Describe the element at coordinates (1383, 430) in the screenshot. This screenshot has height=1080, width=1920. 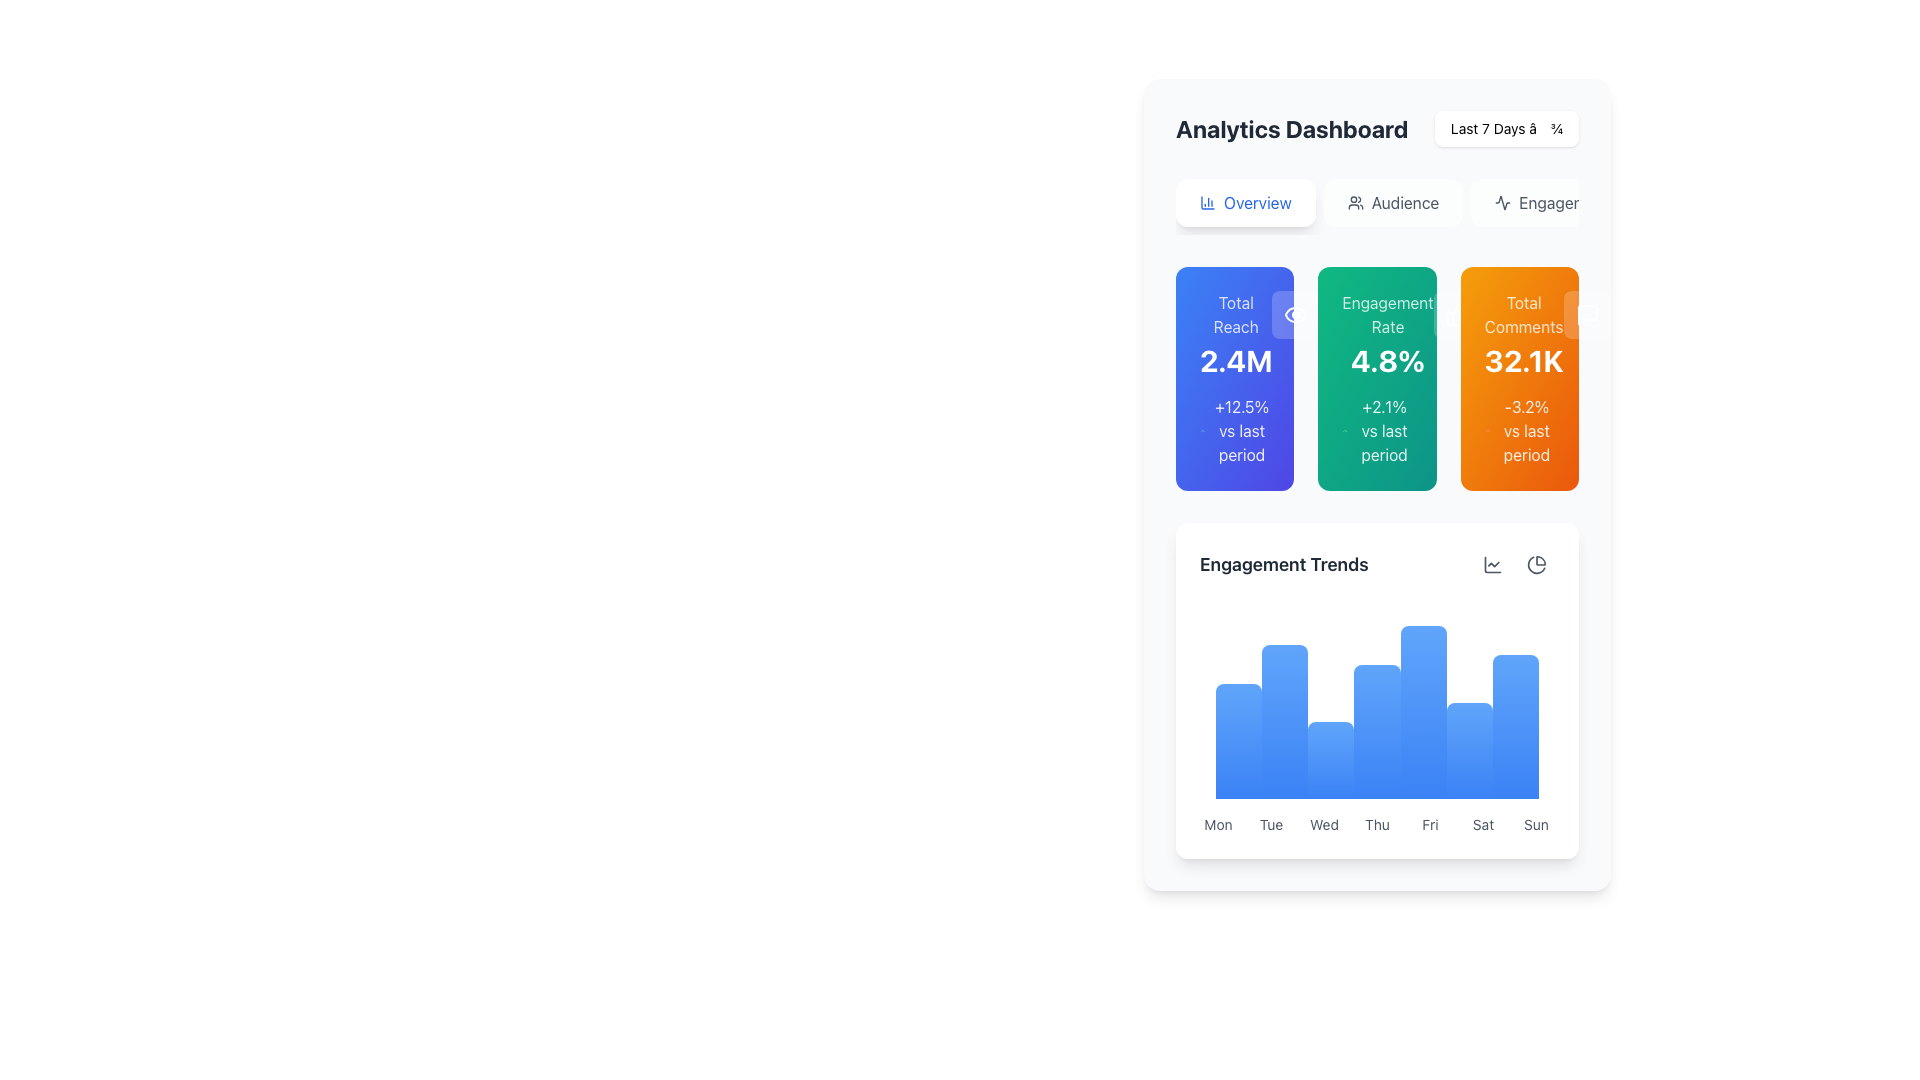
I see `statistical information displayed on the Text label within the green card labeled 'Engagement Rate 4.8%' located in the second column under the 'Analytics Dashboard' header` at that location.